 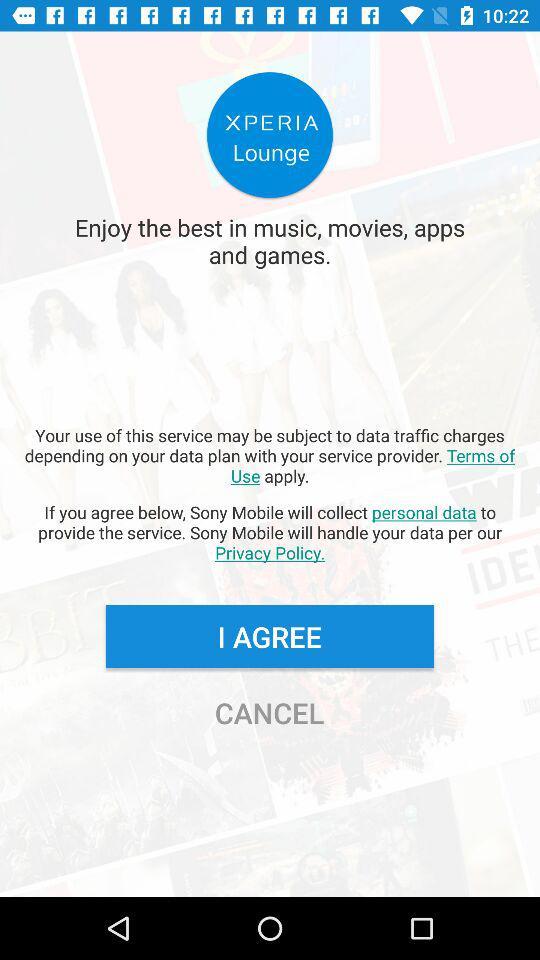 I want to click on your use of app, so click(x=270, y=455).